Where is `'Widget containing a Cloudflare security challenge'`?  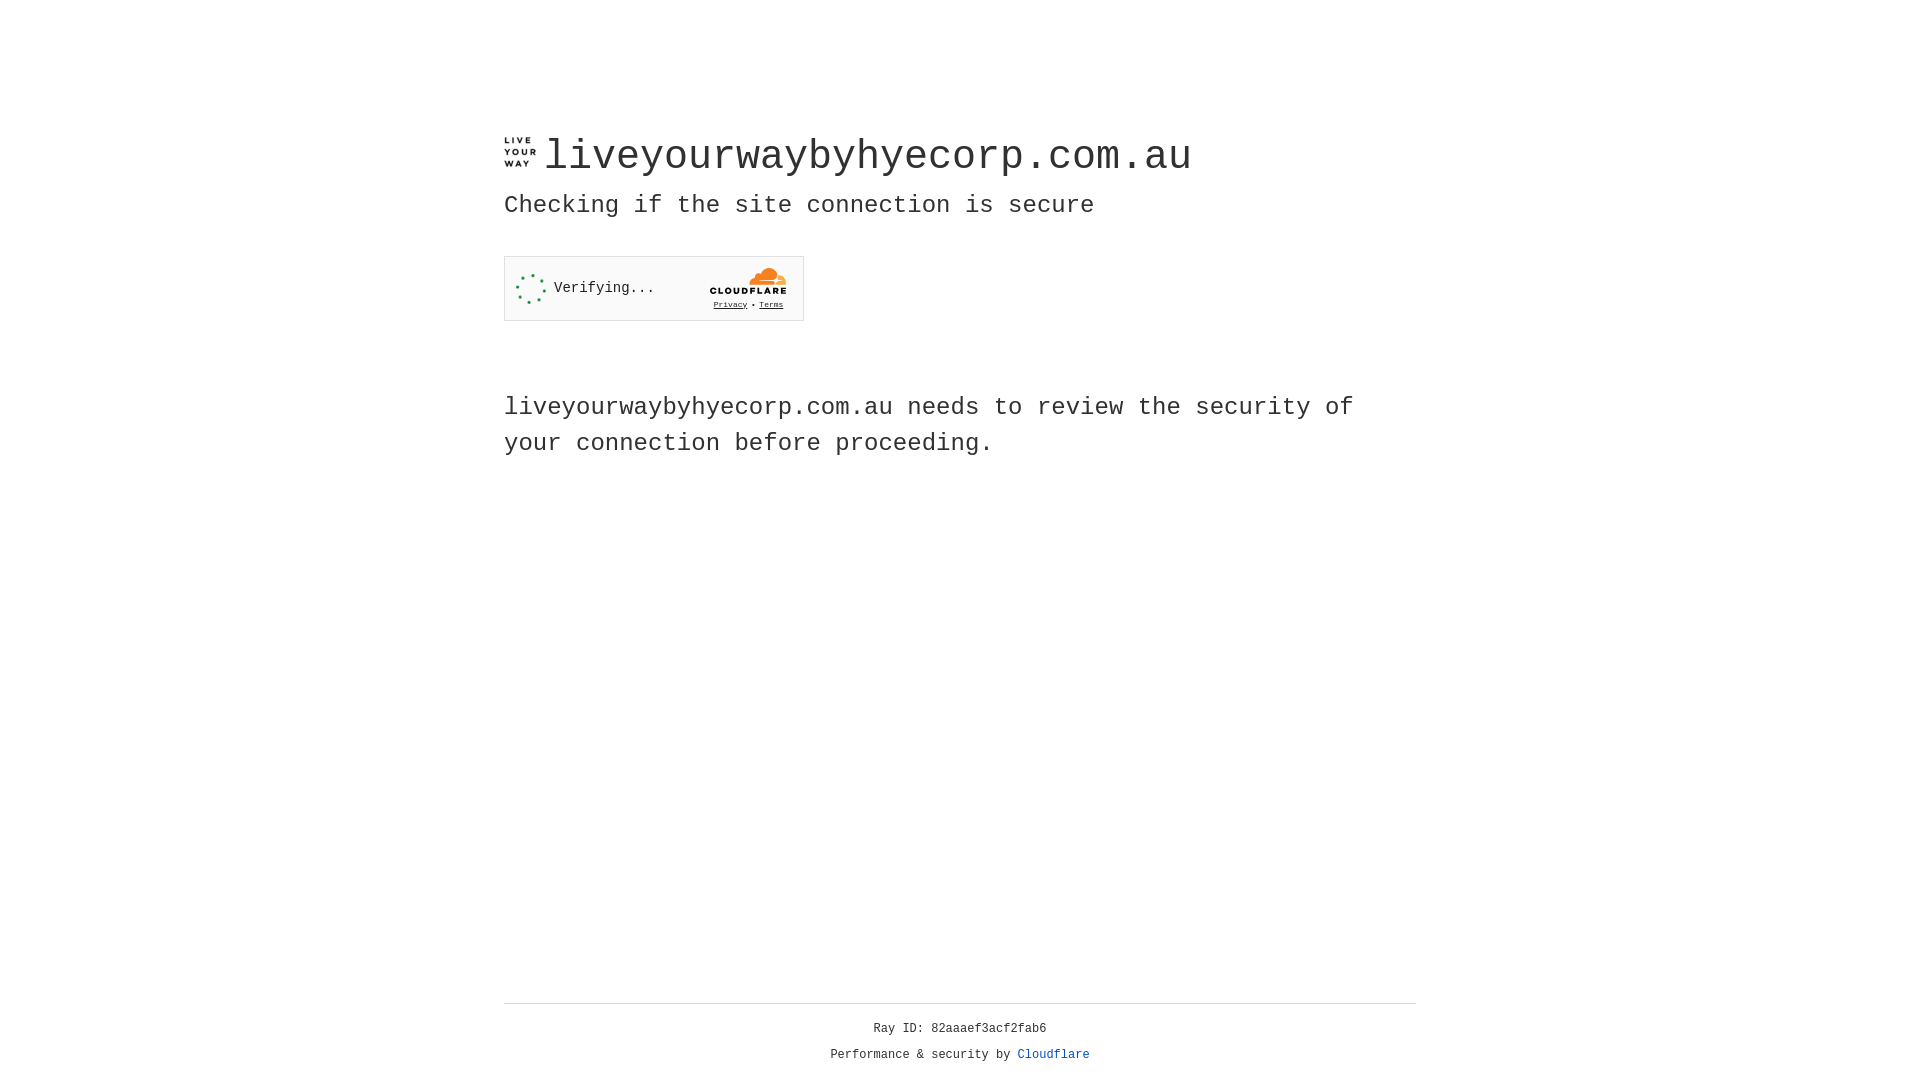 'Widget containing a Cloudflare security challenge' is located at coordinates (653, 288).